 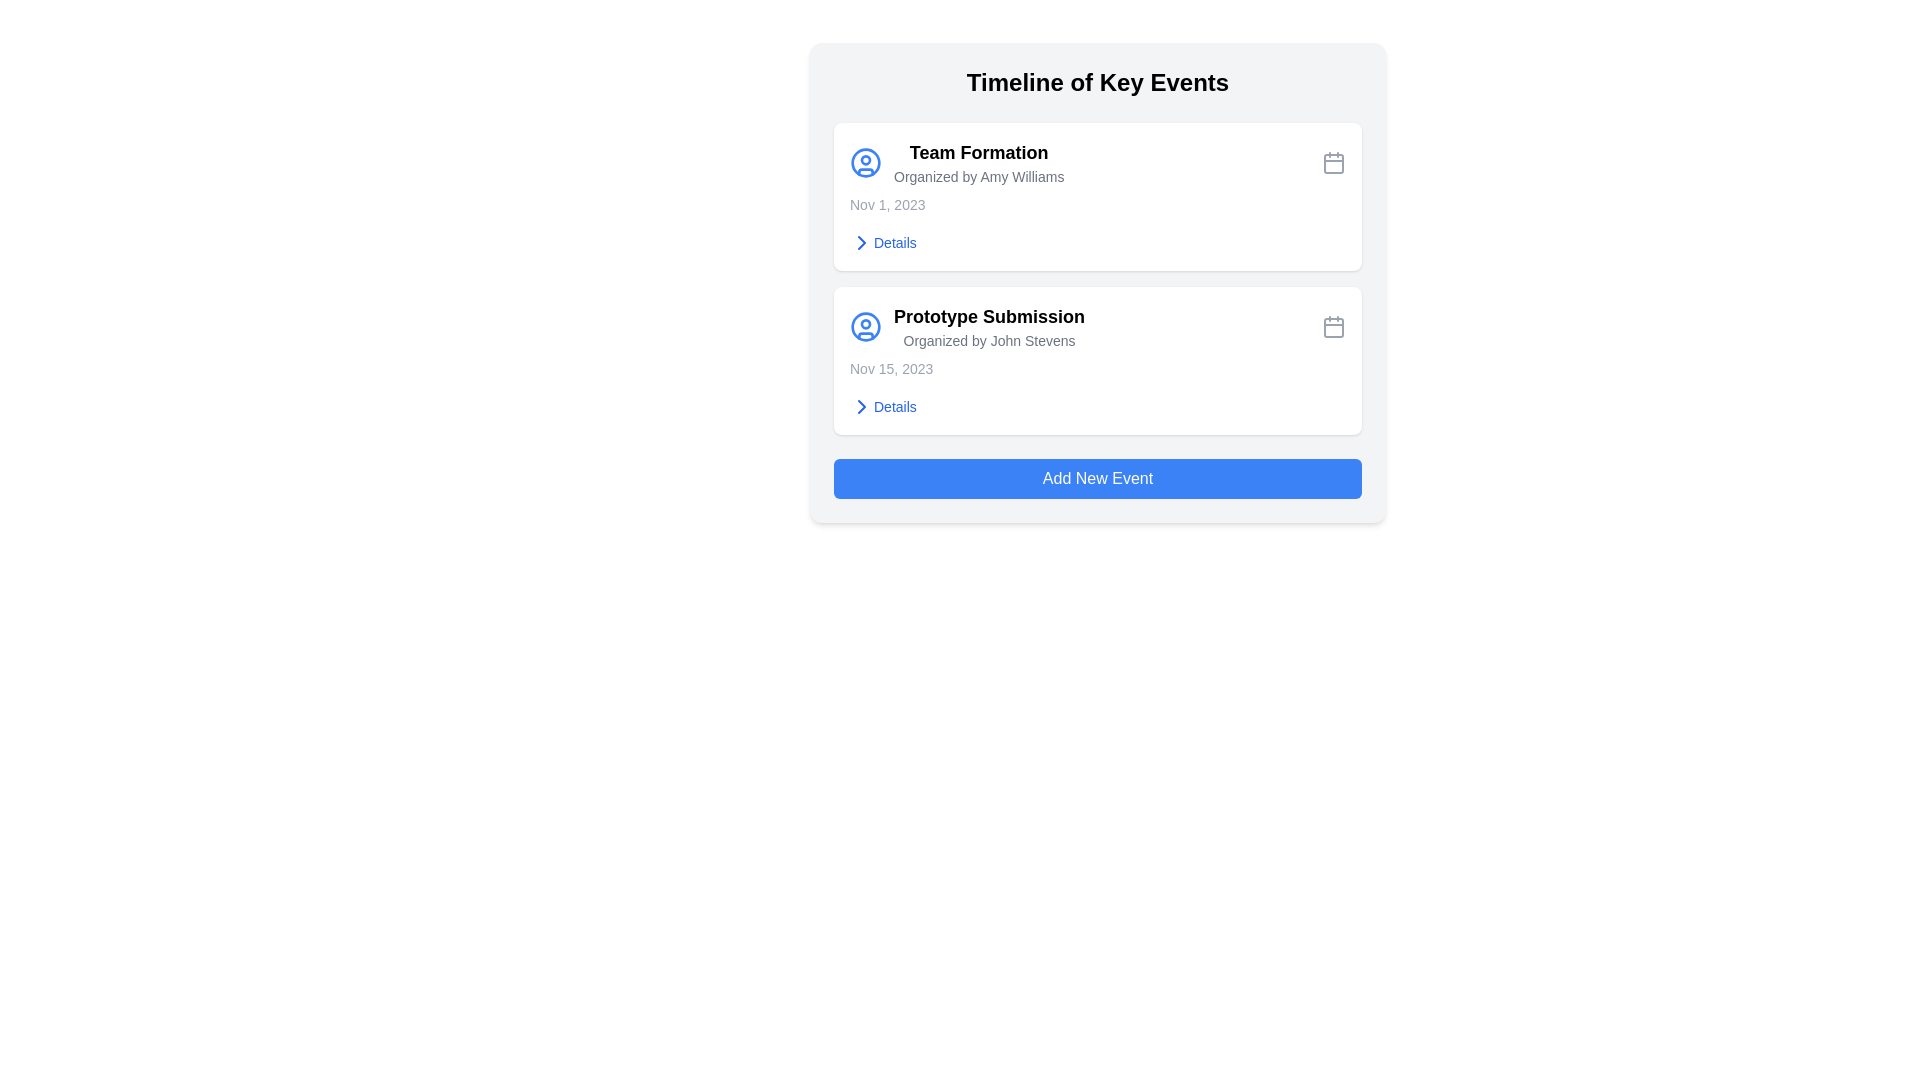 What do you see at coordinates (1097, 196) in the screenshot?
I see `the Event Summary Card titled 'Team Formation' which contains details about an event organized by Amy Williams, located at the top of the list of event cards` at bounding box center [1097, 196].